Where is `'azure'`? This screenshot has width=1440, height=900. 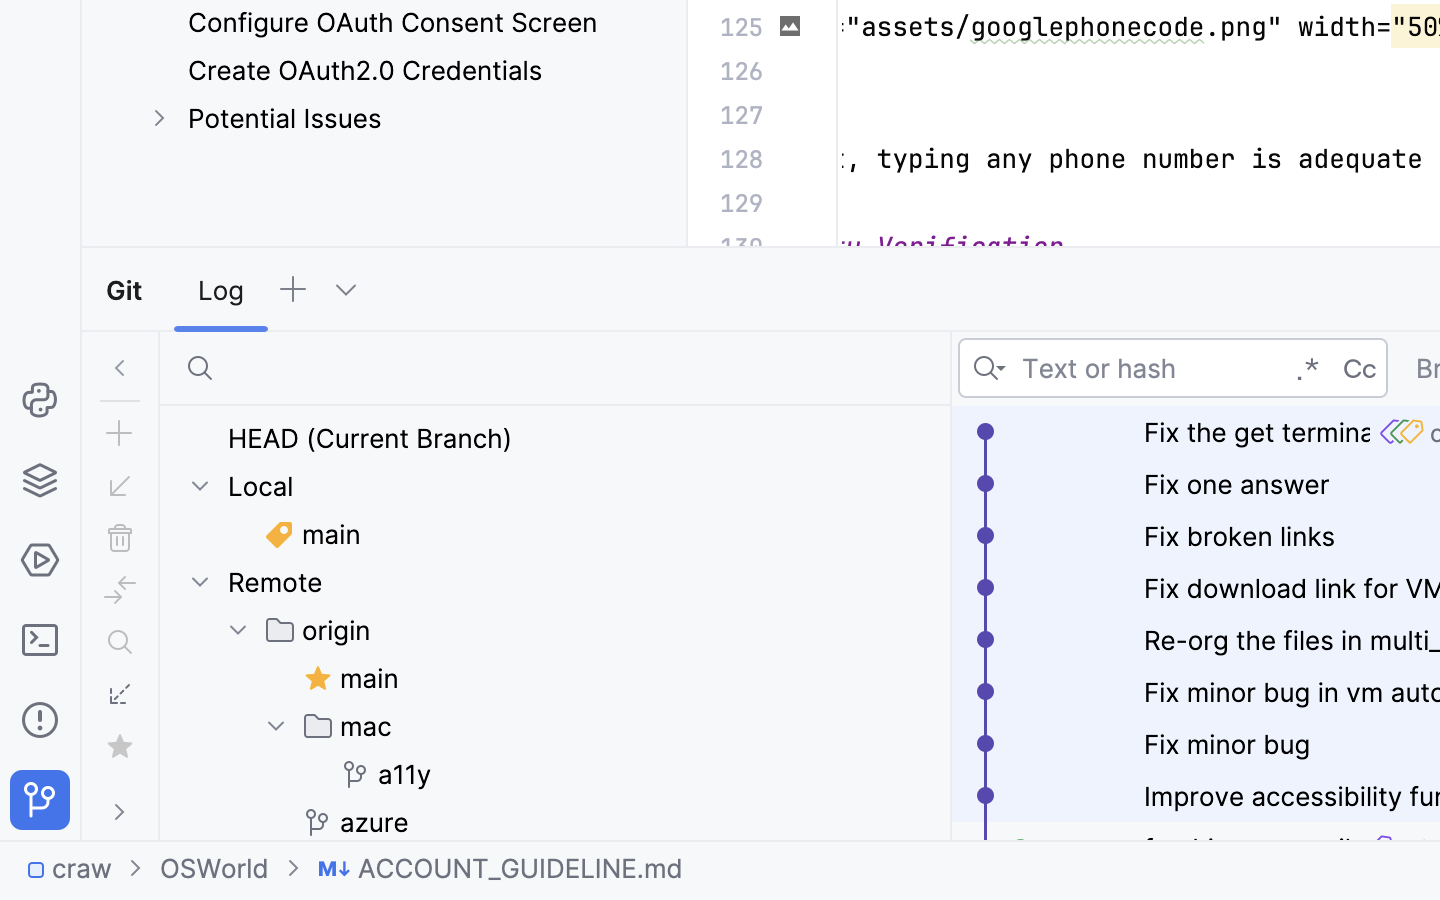
'azure' is located at coordinates (356, 821).